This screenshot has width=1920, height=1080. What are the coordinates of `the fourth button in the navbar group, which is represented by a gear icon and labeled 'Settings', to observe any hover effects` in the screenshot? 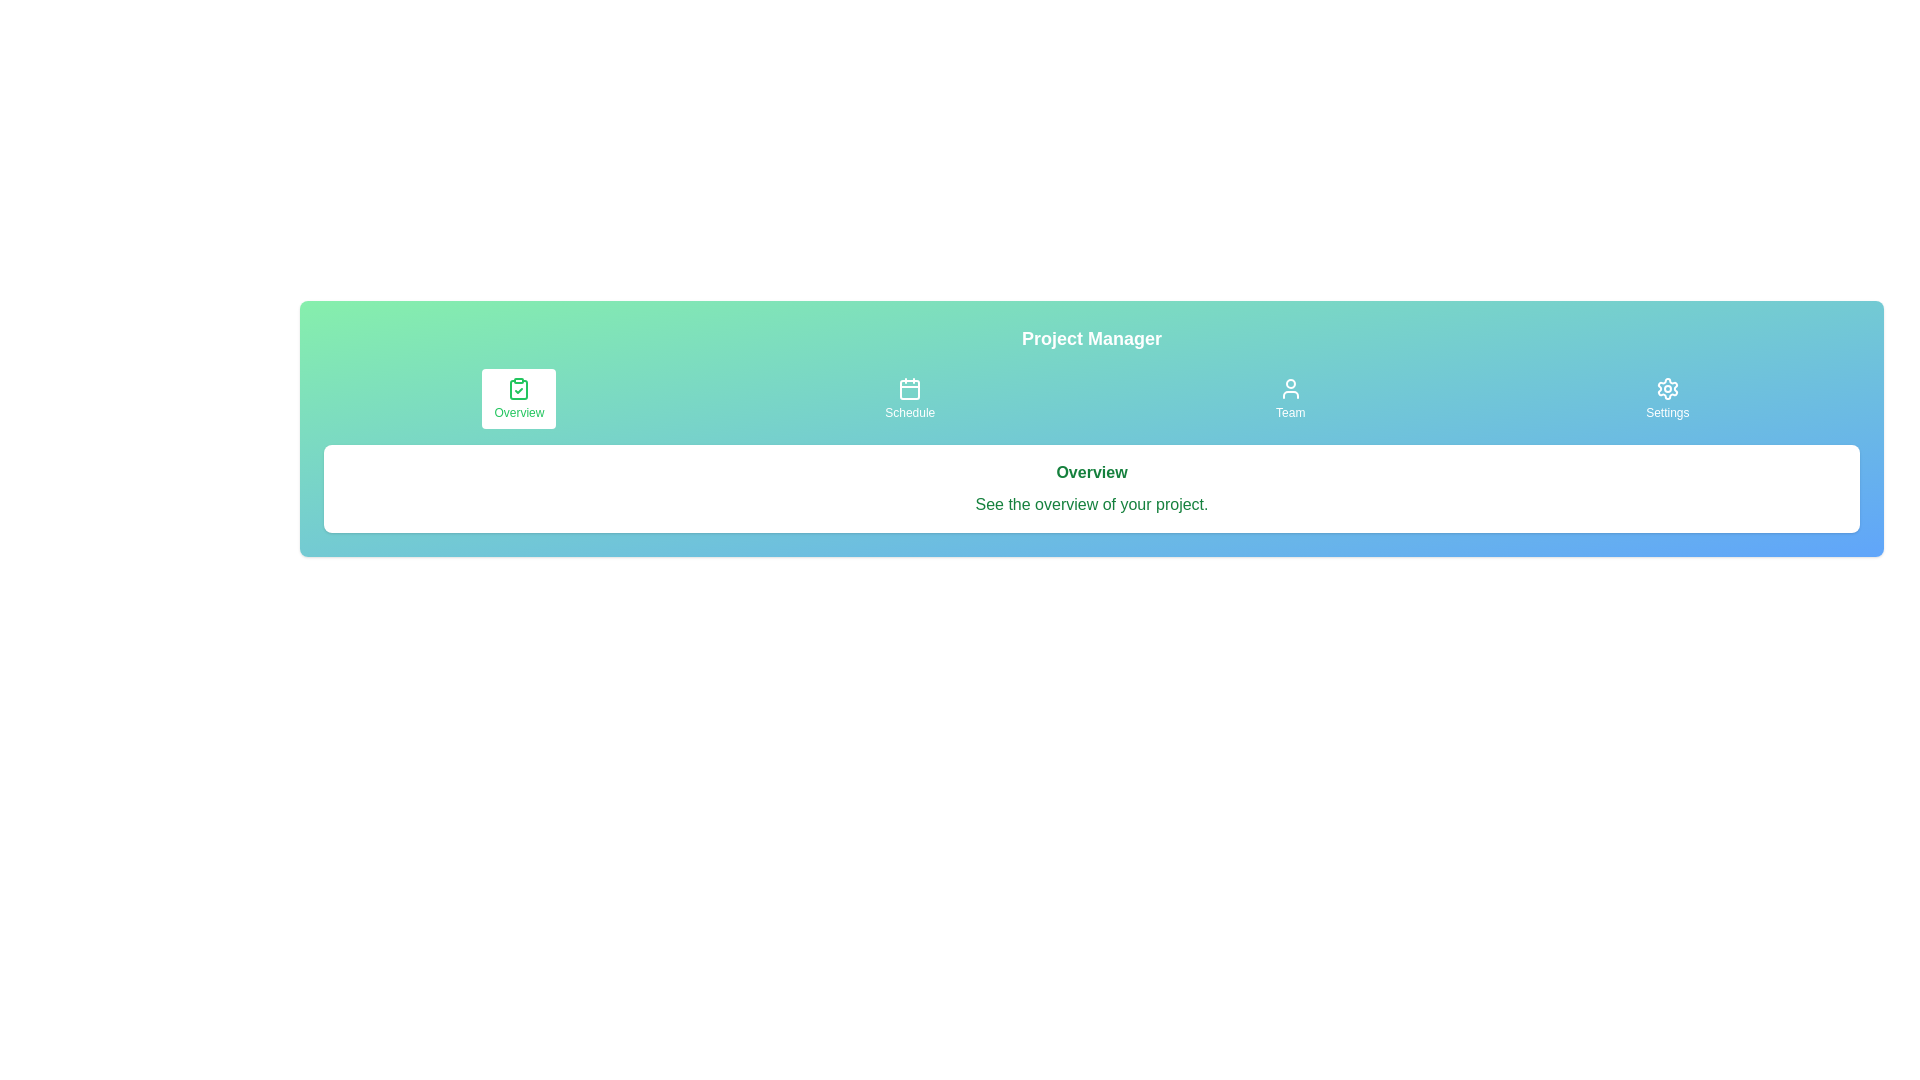 It's located at (1667, 398).